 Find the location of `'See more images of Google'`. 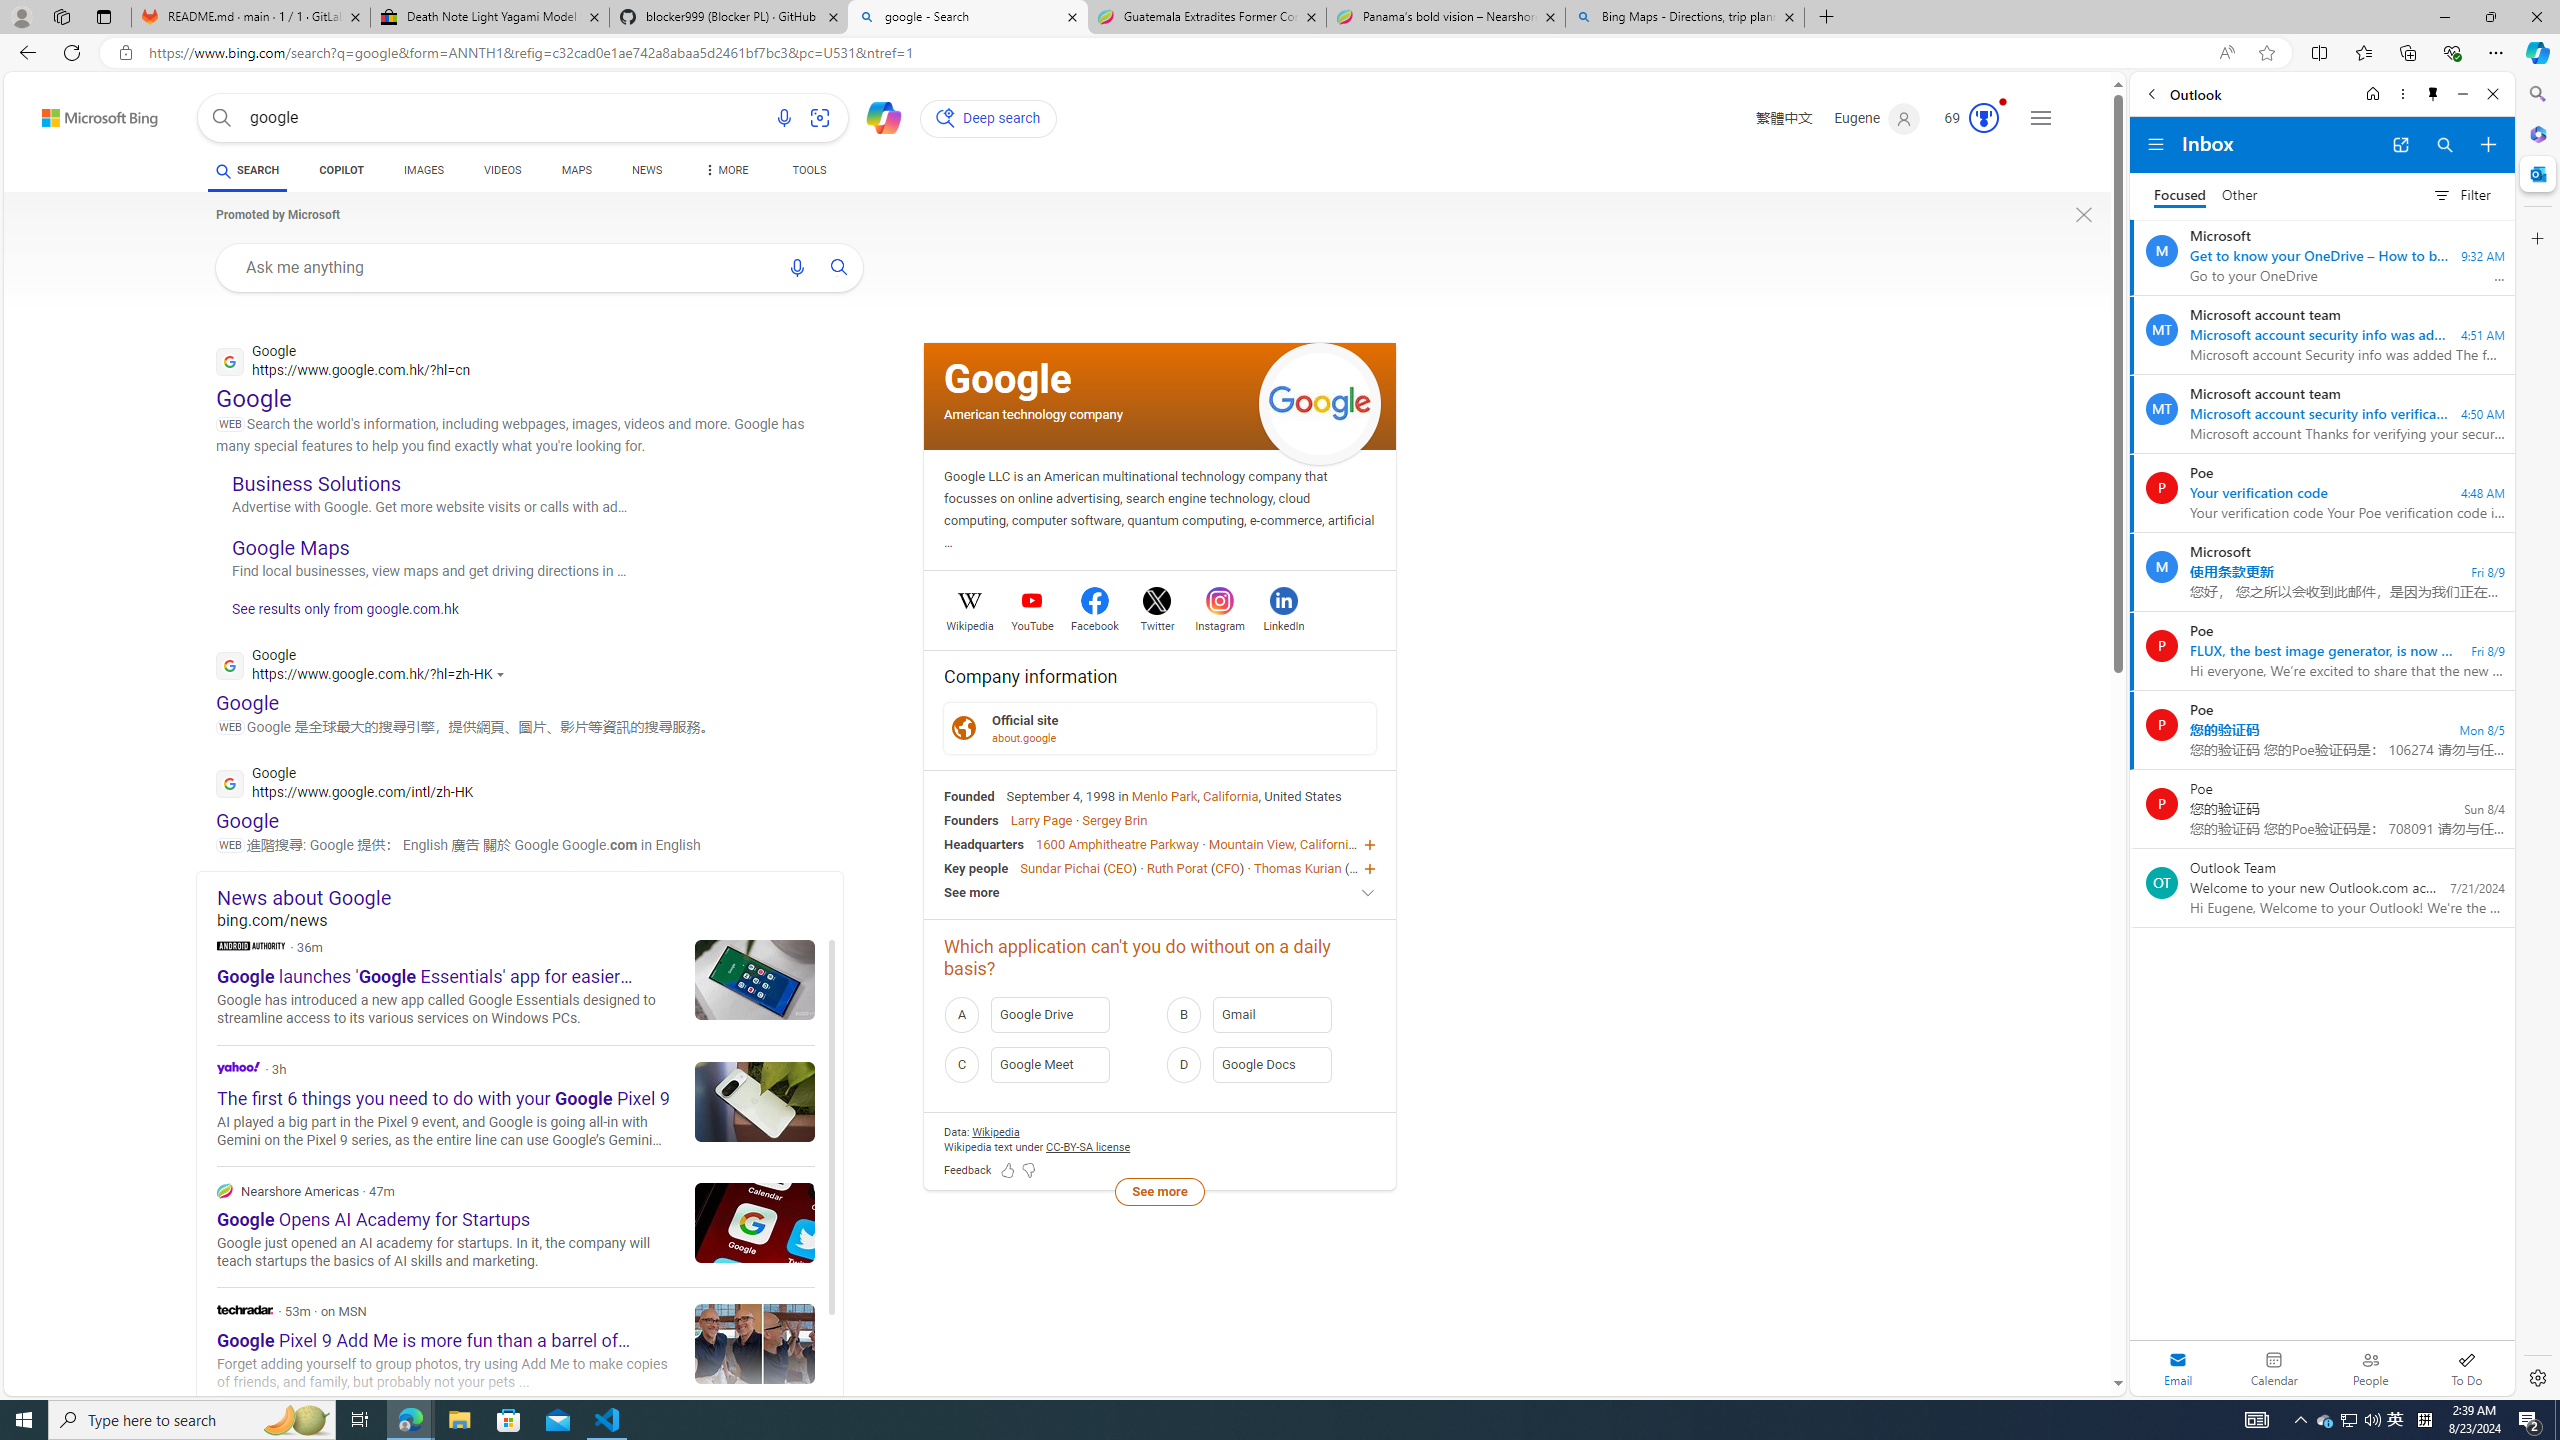

'See more images of Google' is located at coordinates (1320, 402).